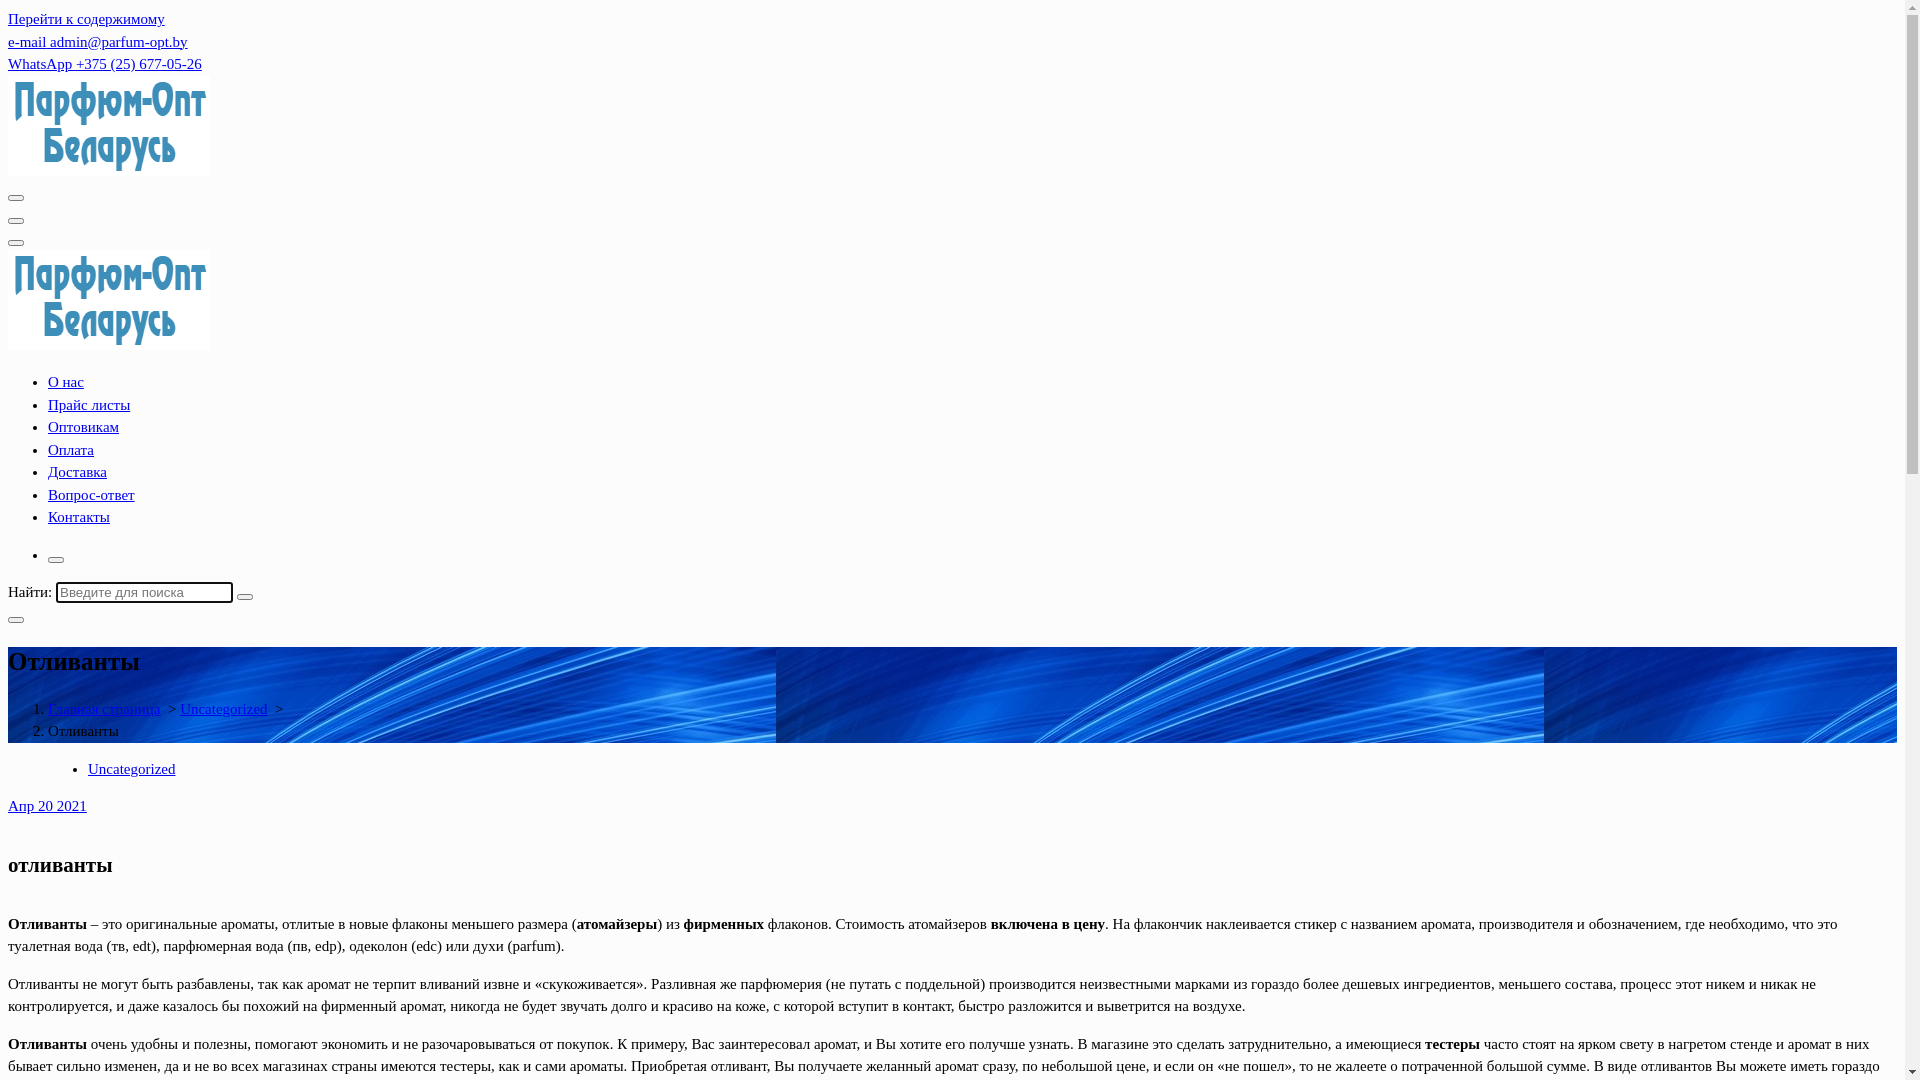 Image resolution: width=1920 pixels, height=1080 pixels. Describe the element at coordinates (180, 707) in the screenshot. I see `'Uncategorized'` at that location.